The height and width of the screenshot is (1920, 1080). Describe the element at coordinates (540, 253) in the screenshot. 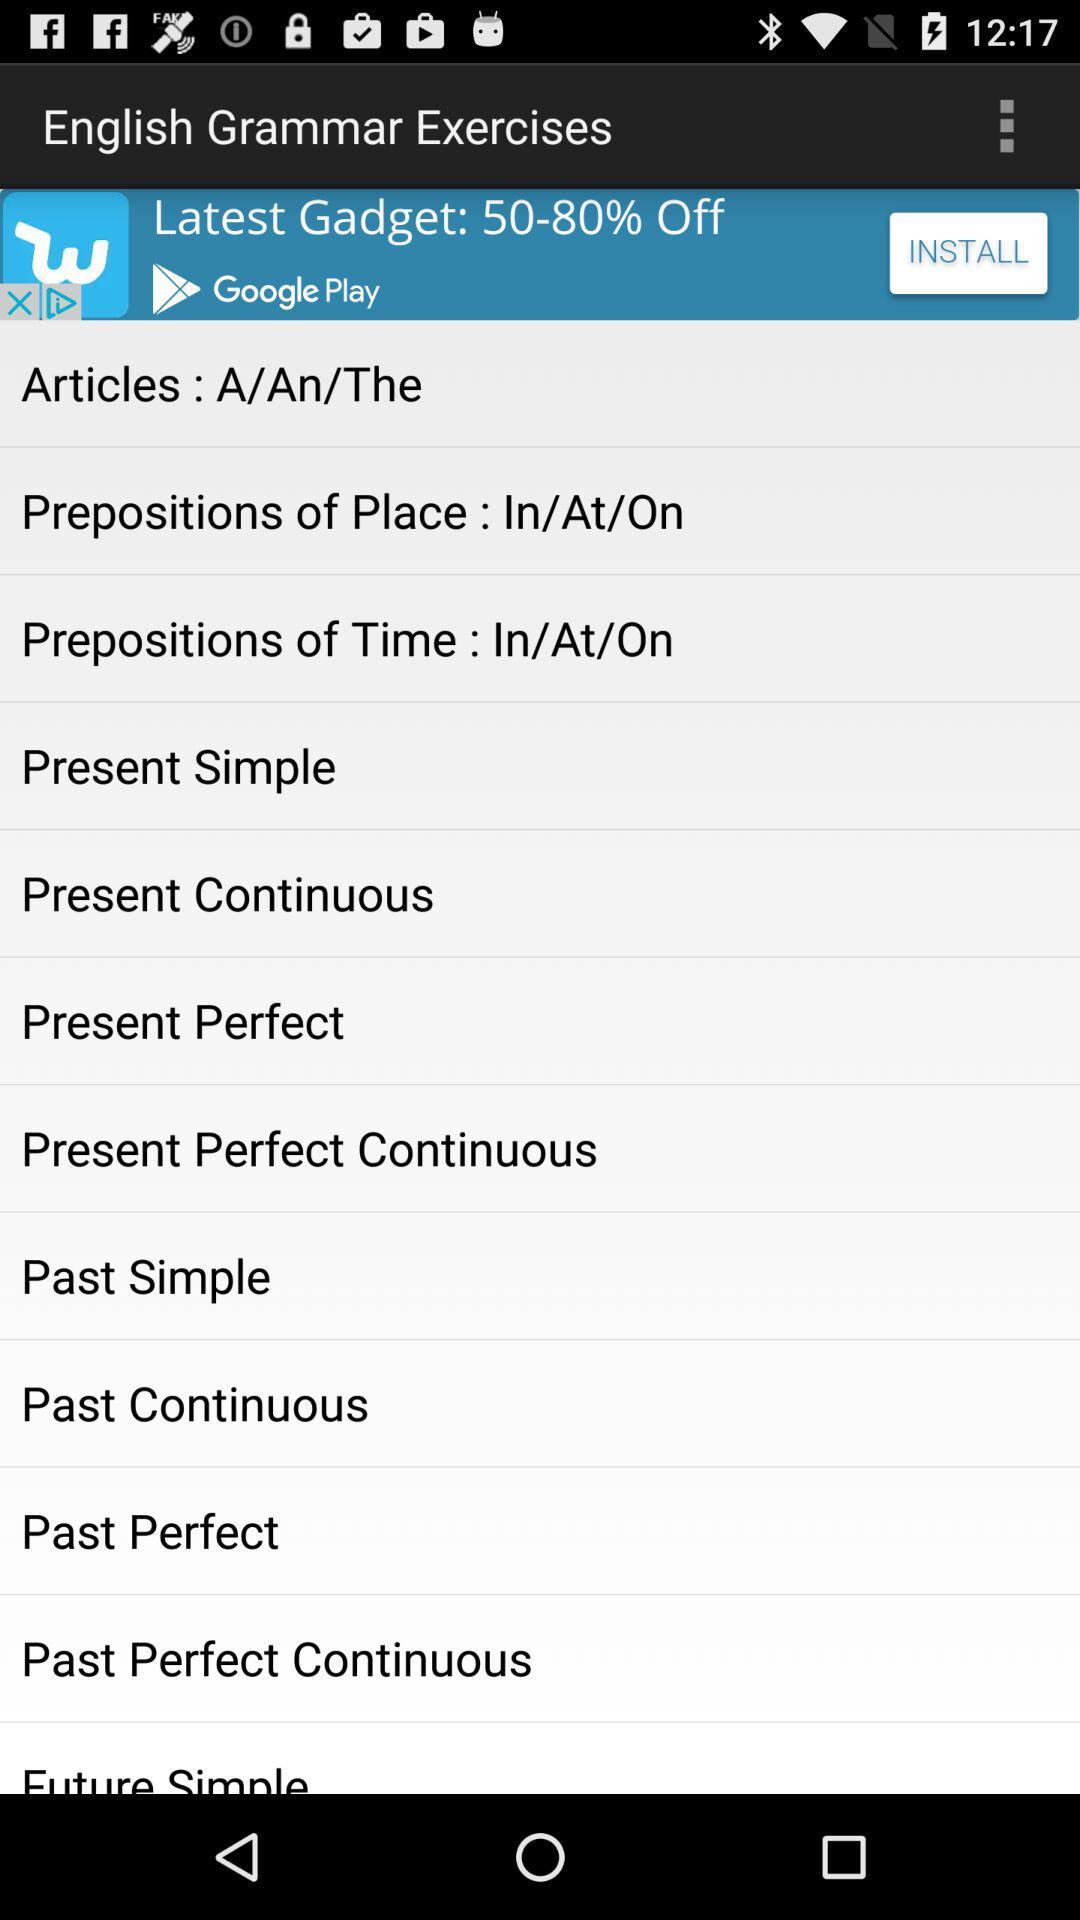

I see `install app` at that location.